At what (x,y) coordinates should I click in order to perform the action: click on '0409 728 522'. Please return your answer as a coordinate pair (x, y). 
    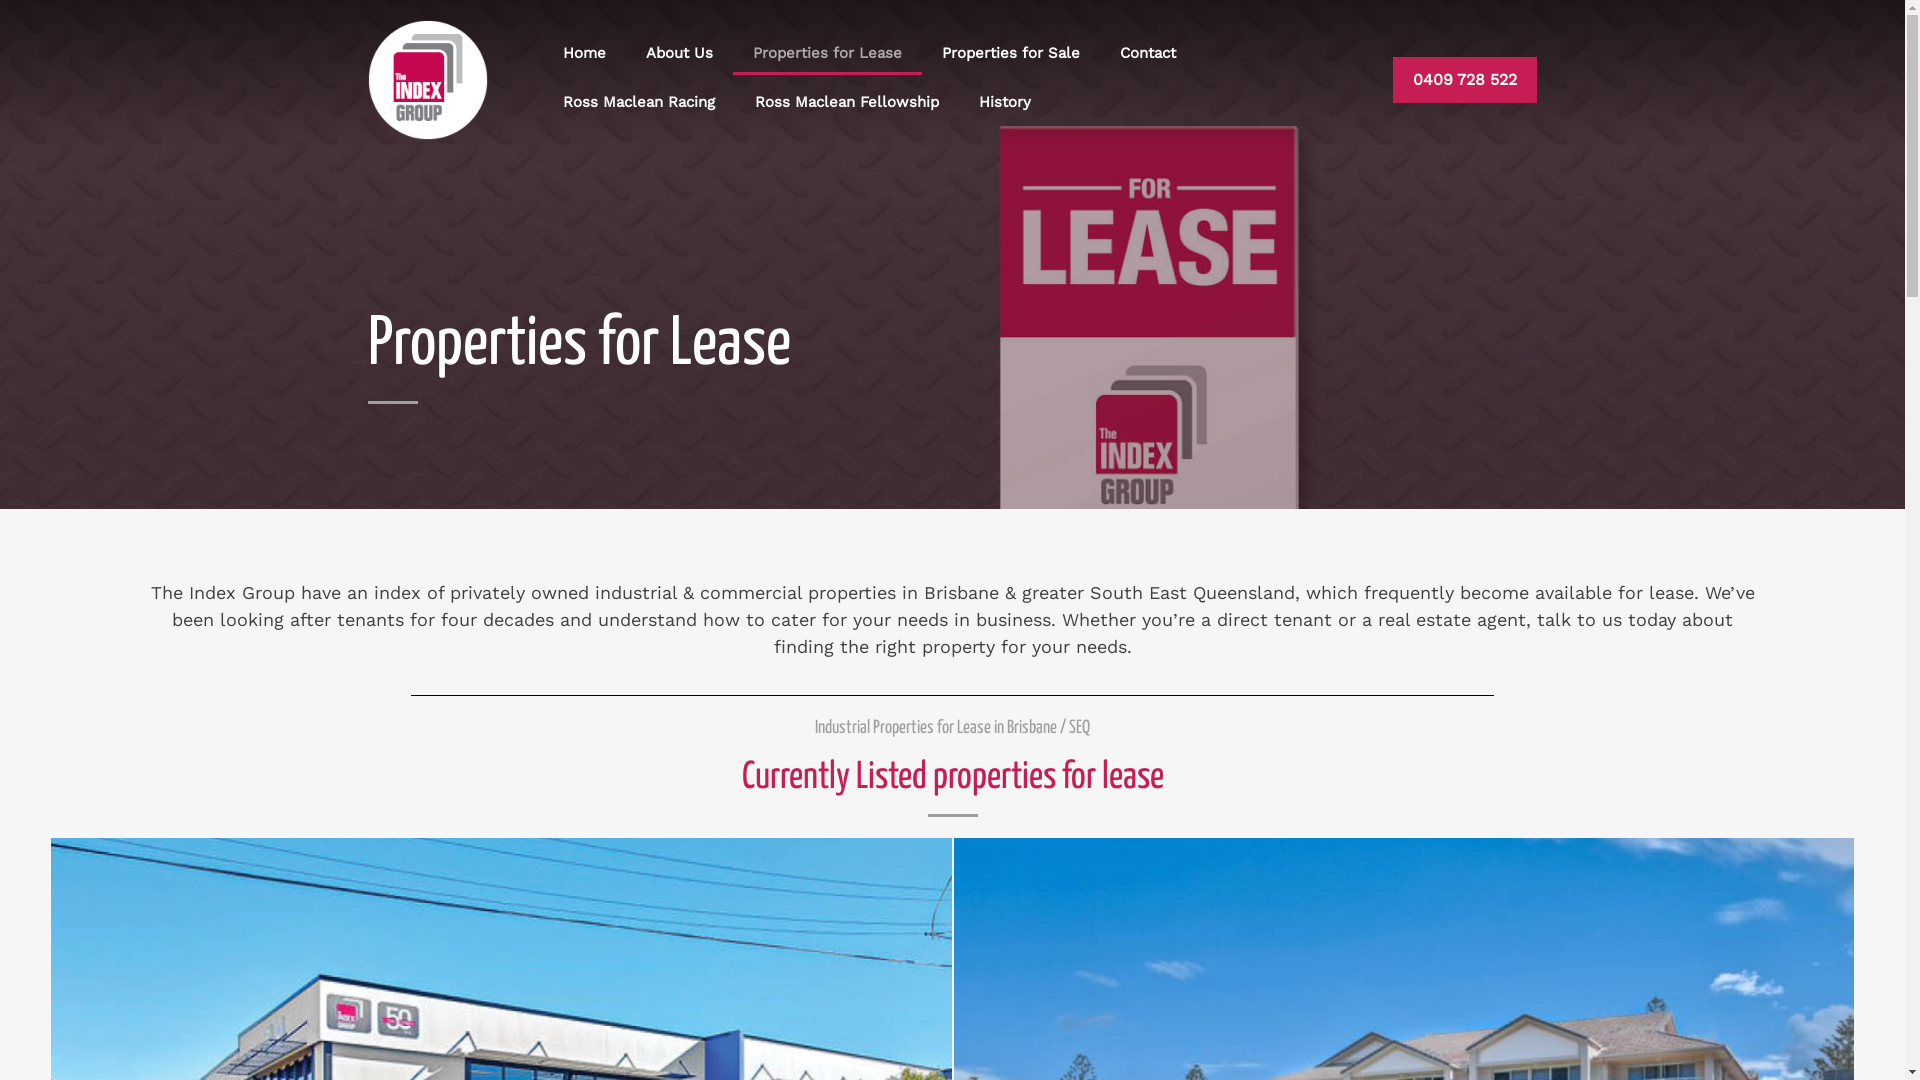
    Looking at the image, I should click on (1464, 79).